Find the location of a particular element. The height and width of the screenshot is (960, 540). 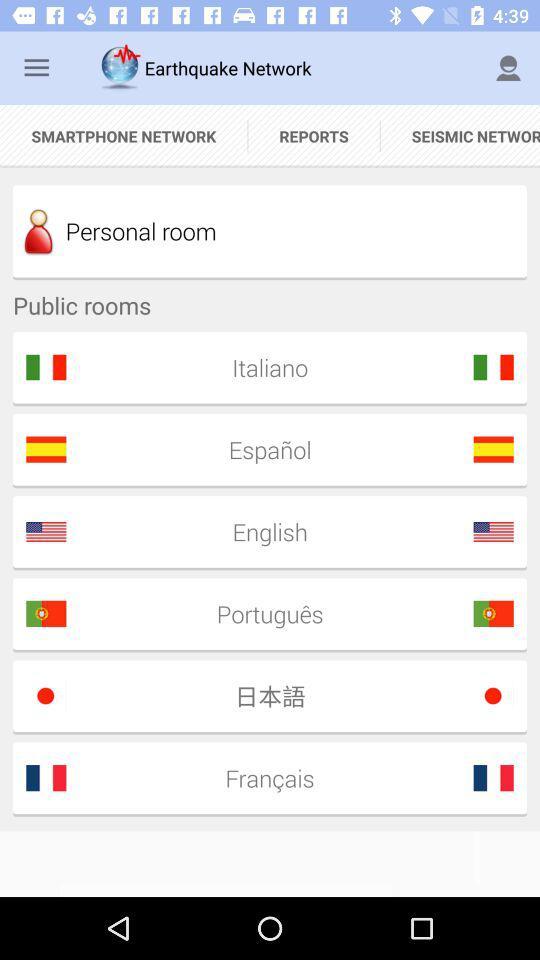

icon below earthquake network is located at coordinates (314, 135).